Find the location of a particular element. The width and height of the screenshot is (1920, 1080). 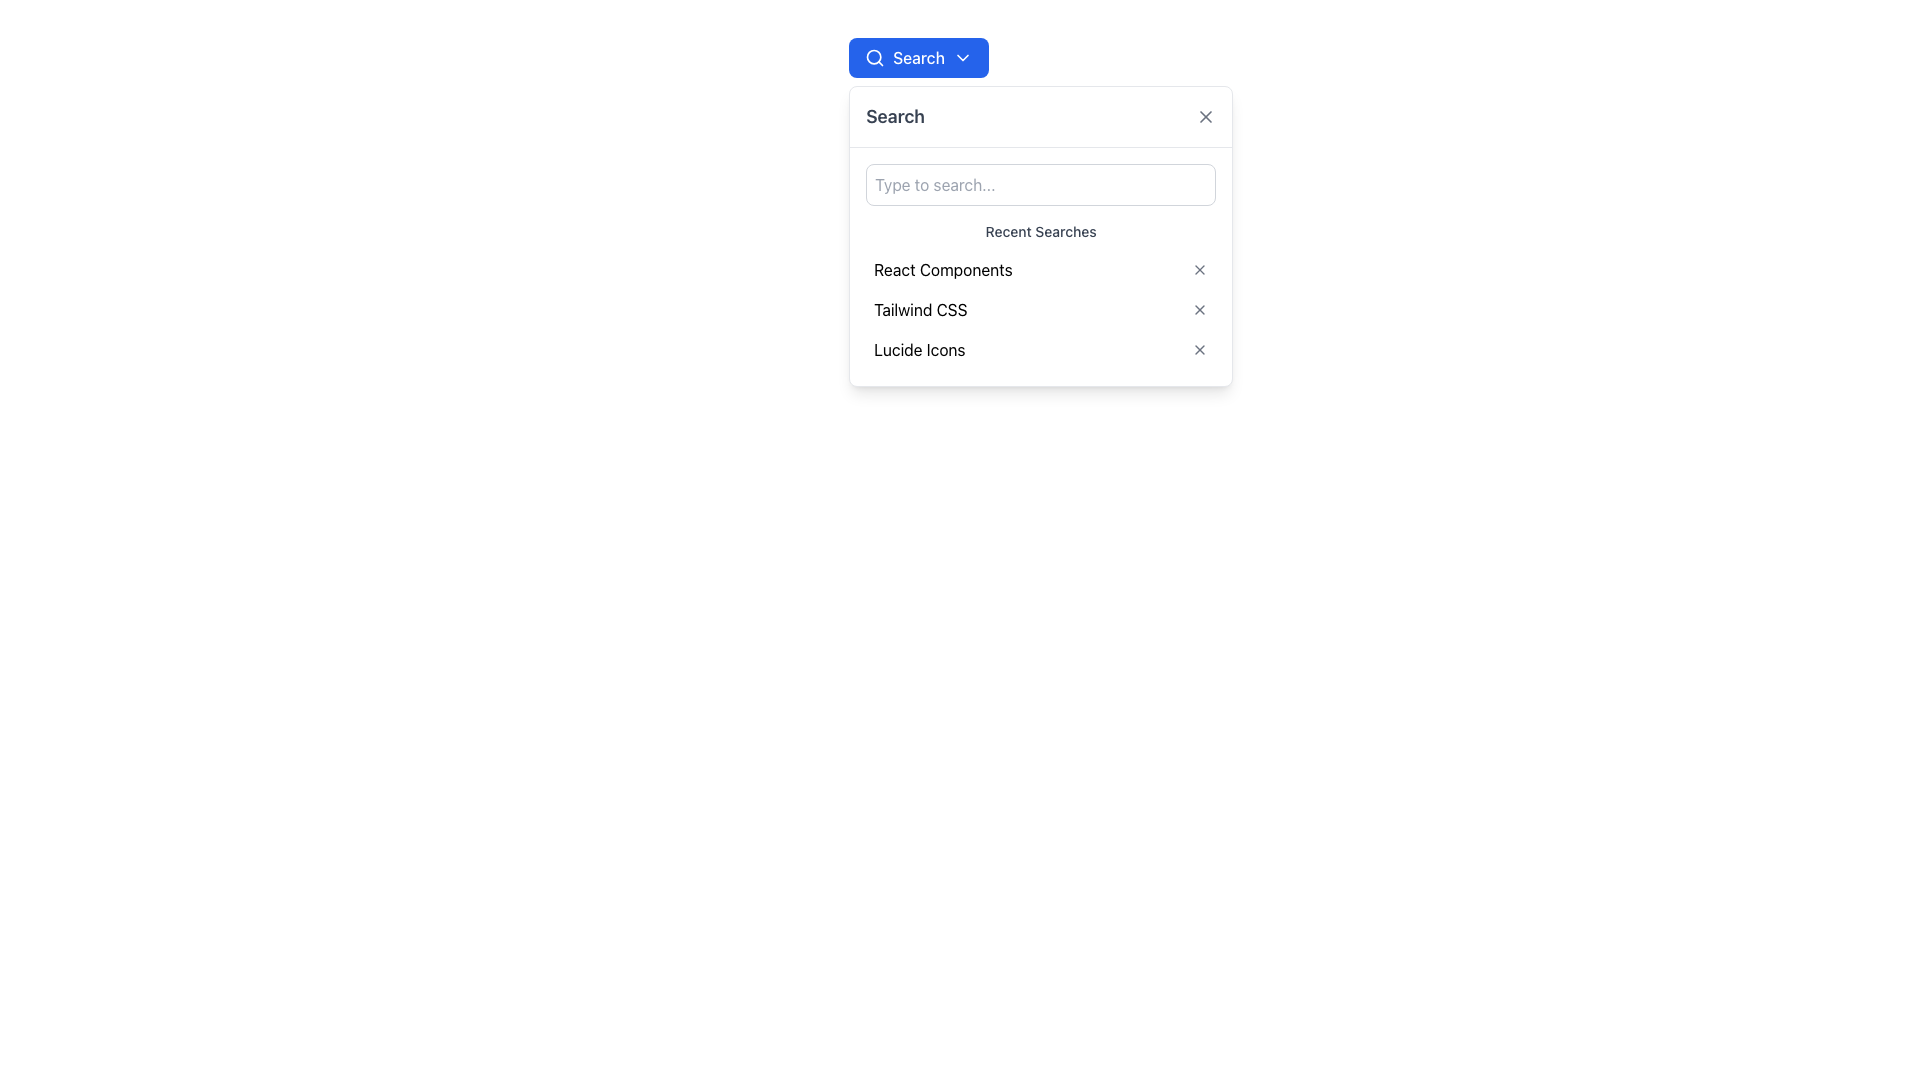

the 'Search' button located at the top-left corner of the interface, which contains a decorative magnifying glass icon as a part of its SVG graphic is located at coordinates (874, 56).